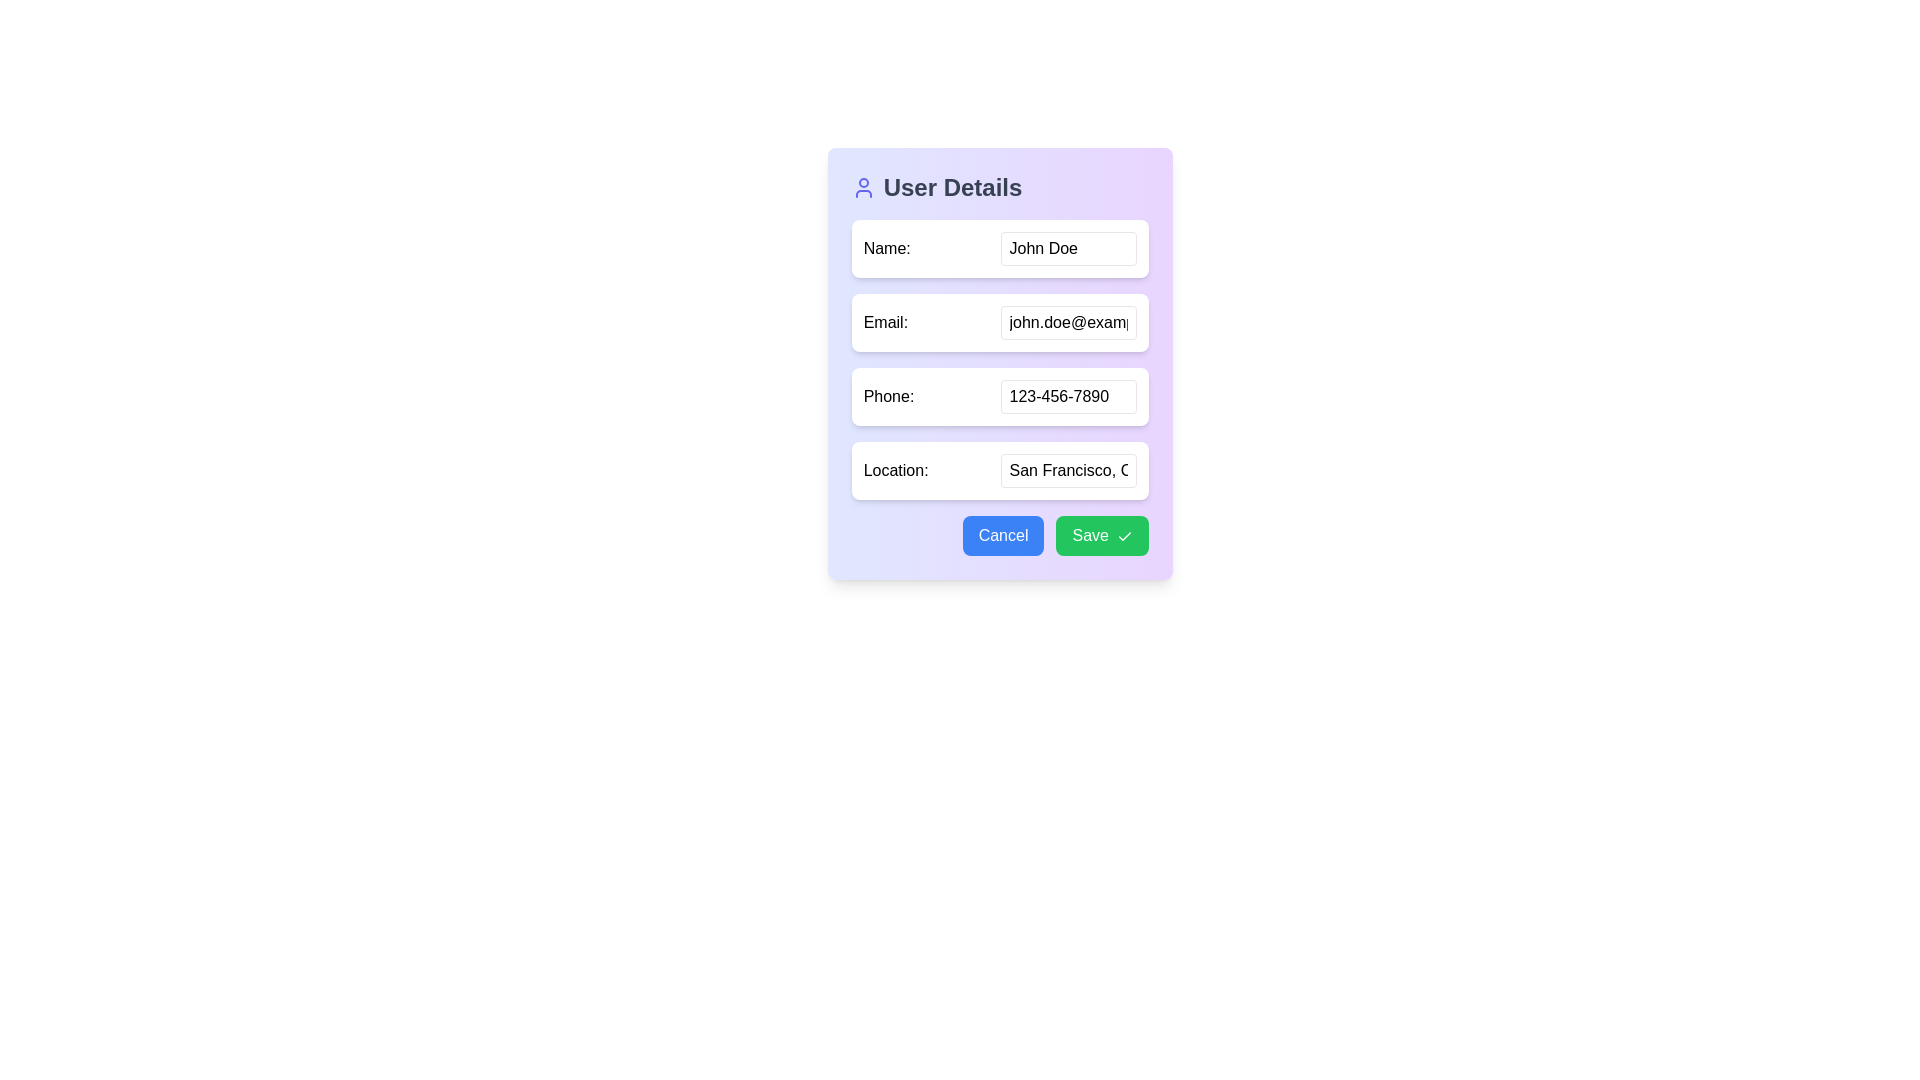 Image resolution: width=1920 pixels, height=1080 pixels. What do you see at coordinates (1067, 397) in the screenshot?
I see `the text input field for the phone number, which is styled with rounded corners and contains the placeholder text '123-456-7890', located directly to the right of the label 'Phone:'` at bounding box center [1067, 397].